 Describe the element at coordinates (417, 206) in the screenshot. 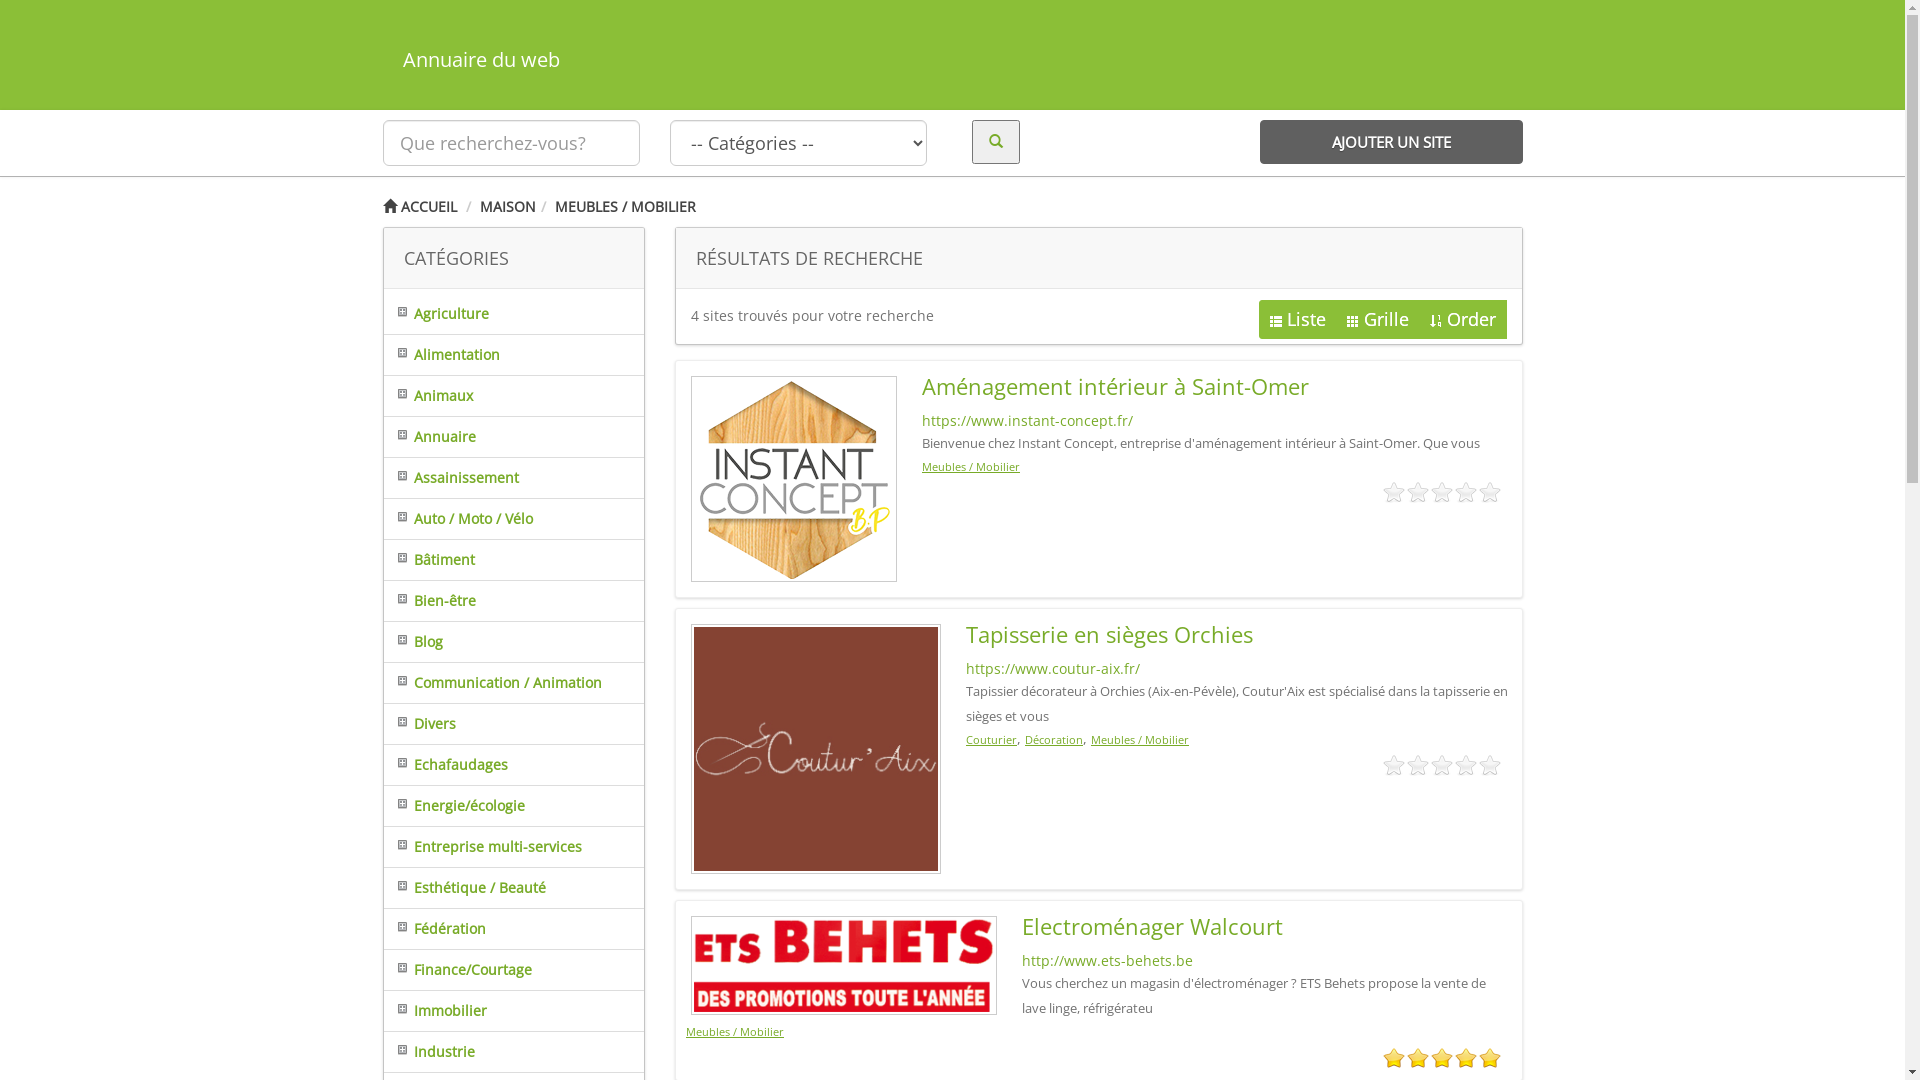

I see `'ACCUEIL'` at that location.